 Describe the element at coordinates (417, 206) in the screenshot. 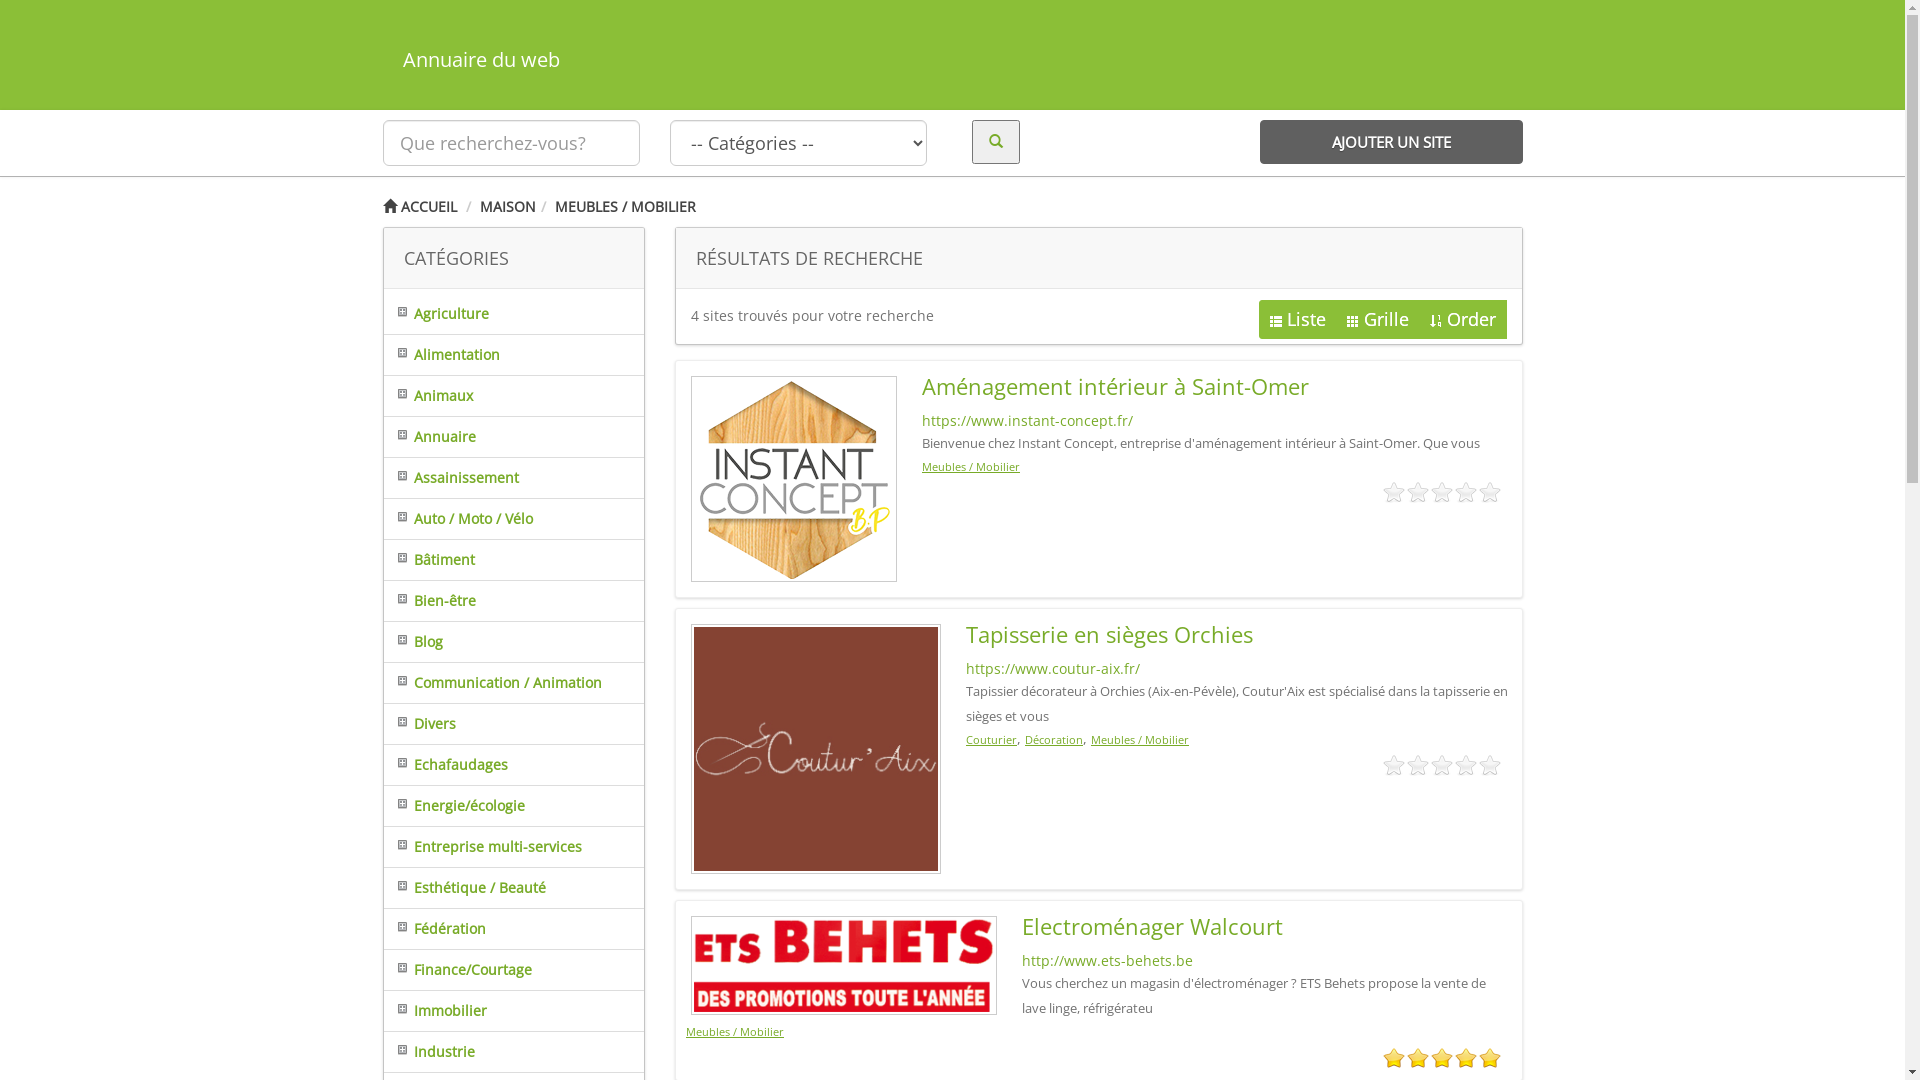

I see `'ACCUEIL'` at that location.